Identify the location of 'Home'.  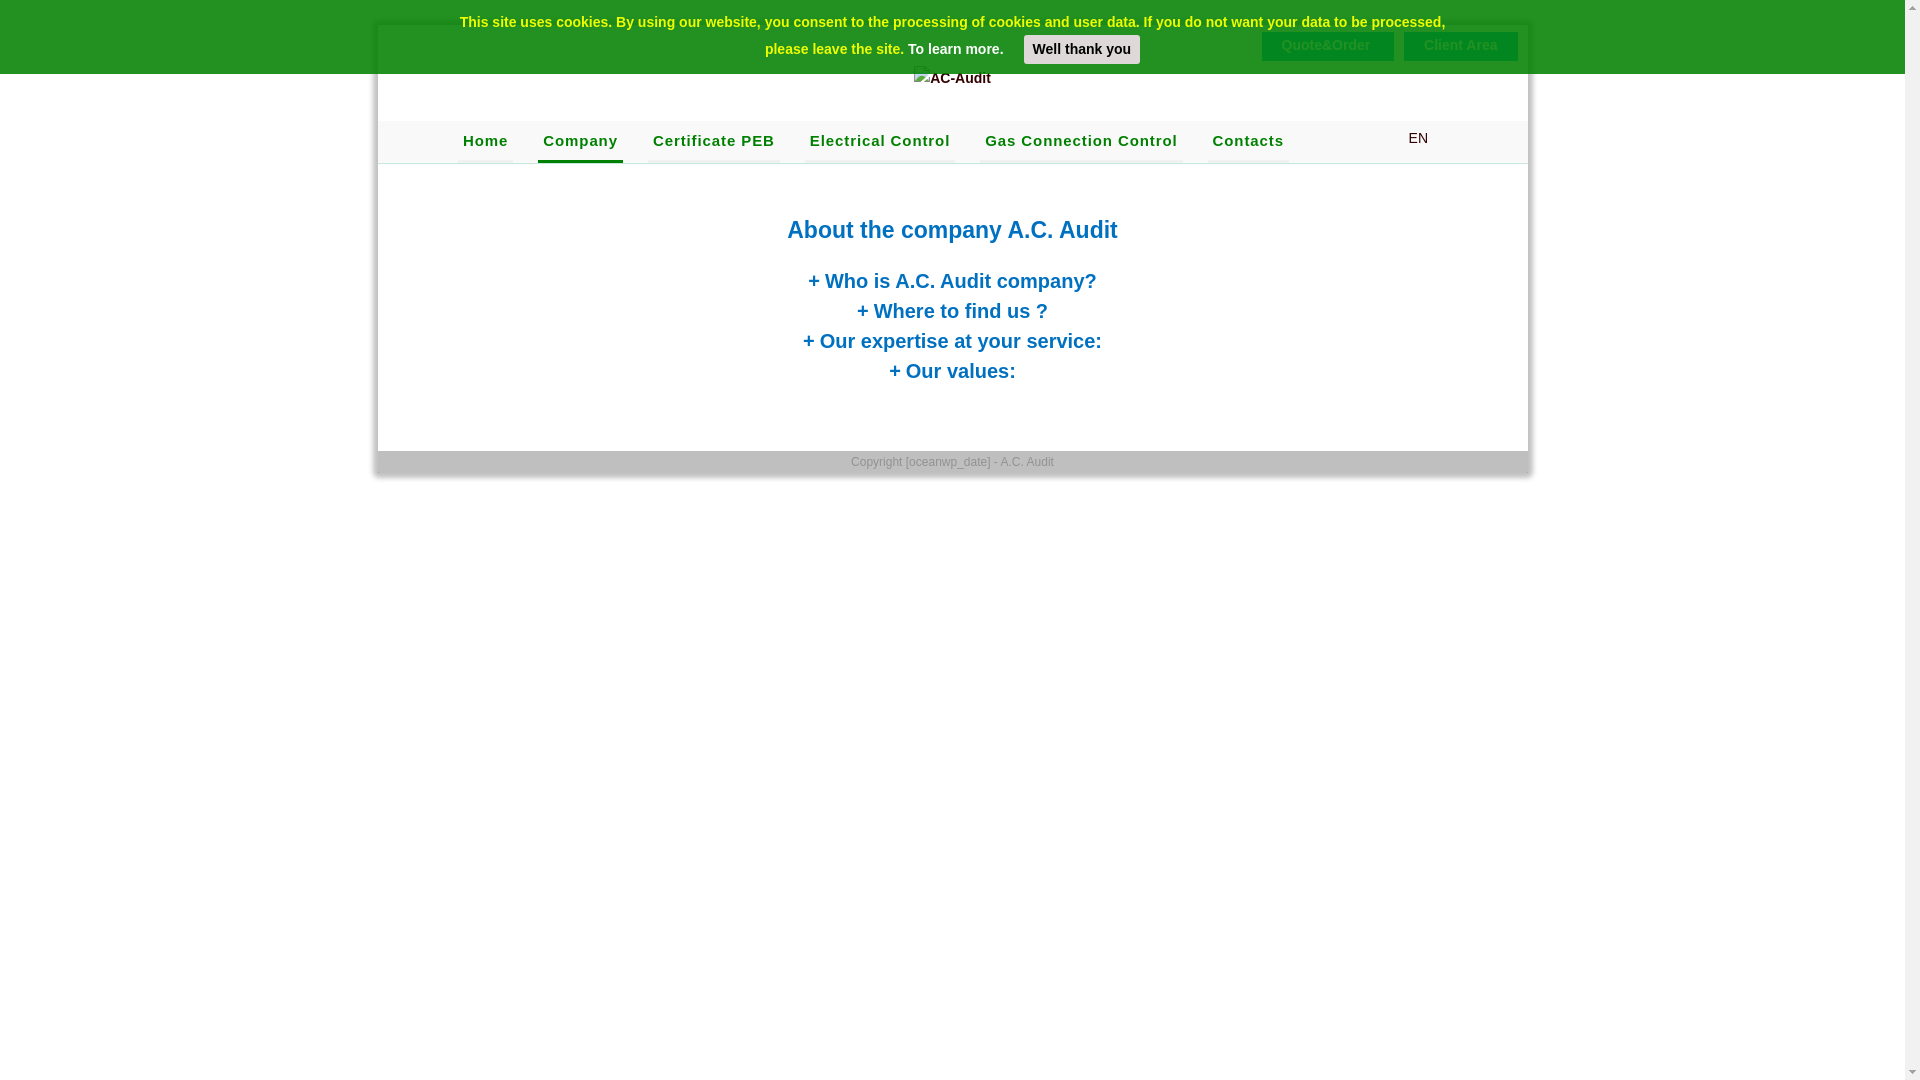
(485, 141).